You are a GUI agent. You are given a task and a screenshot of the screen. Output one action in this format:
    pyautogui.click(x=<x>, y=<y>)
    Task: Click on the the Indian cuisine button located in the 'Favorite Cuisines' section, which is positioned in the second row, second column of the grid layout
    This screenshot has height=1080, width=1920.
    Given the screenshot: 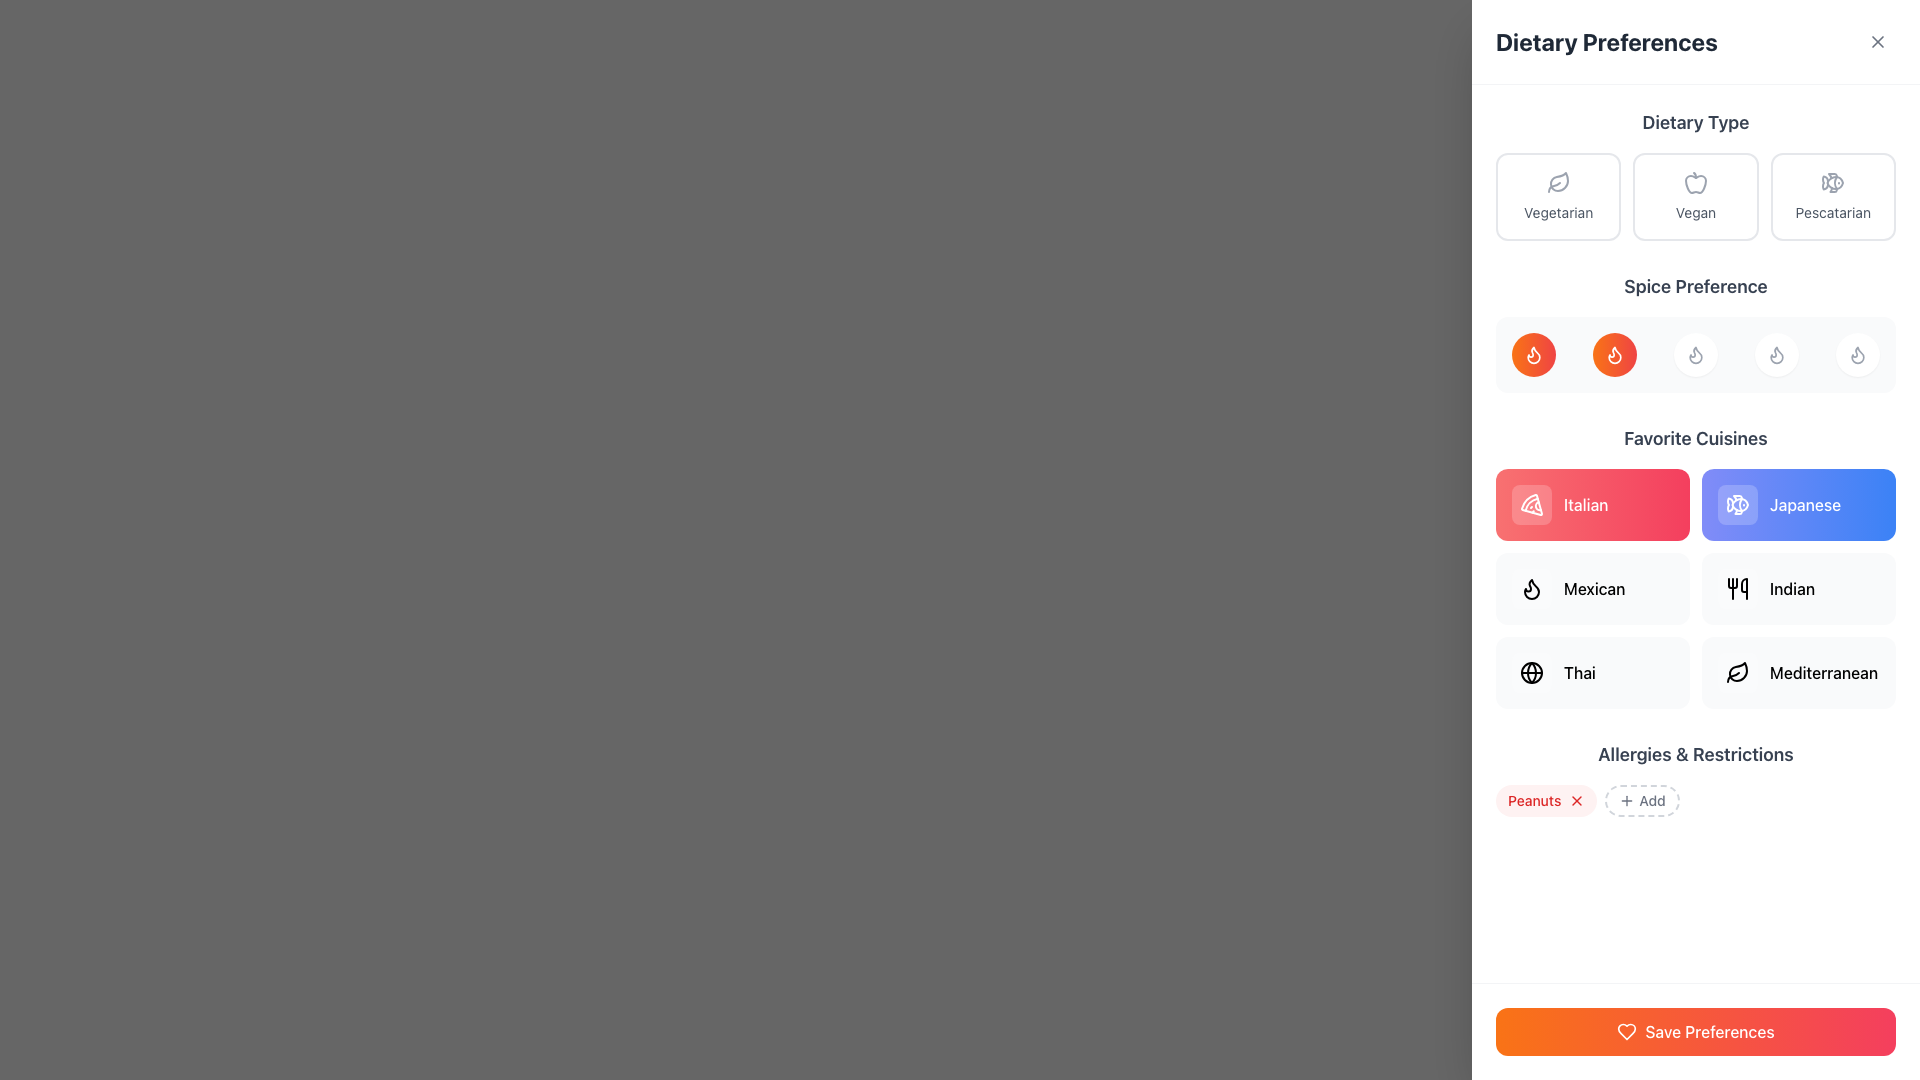 What is the action you would take?
    pyautogui.click(x=1799, y=588)
    